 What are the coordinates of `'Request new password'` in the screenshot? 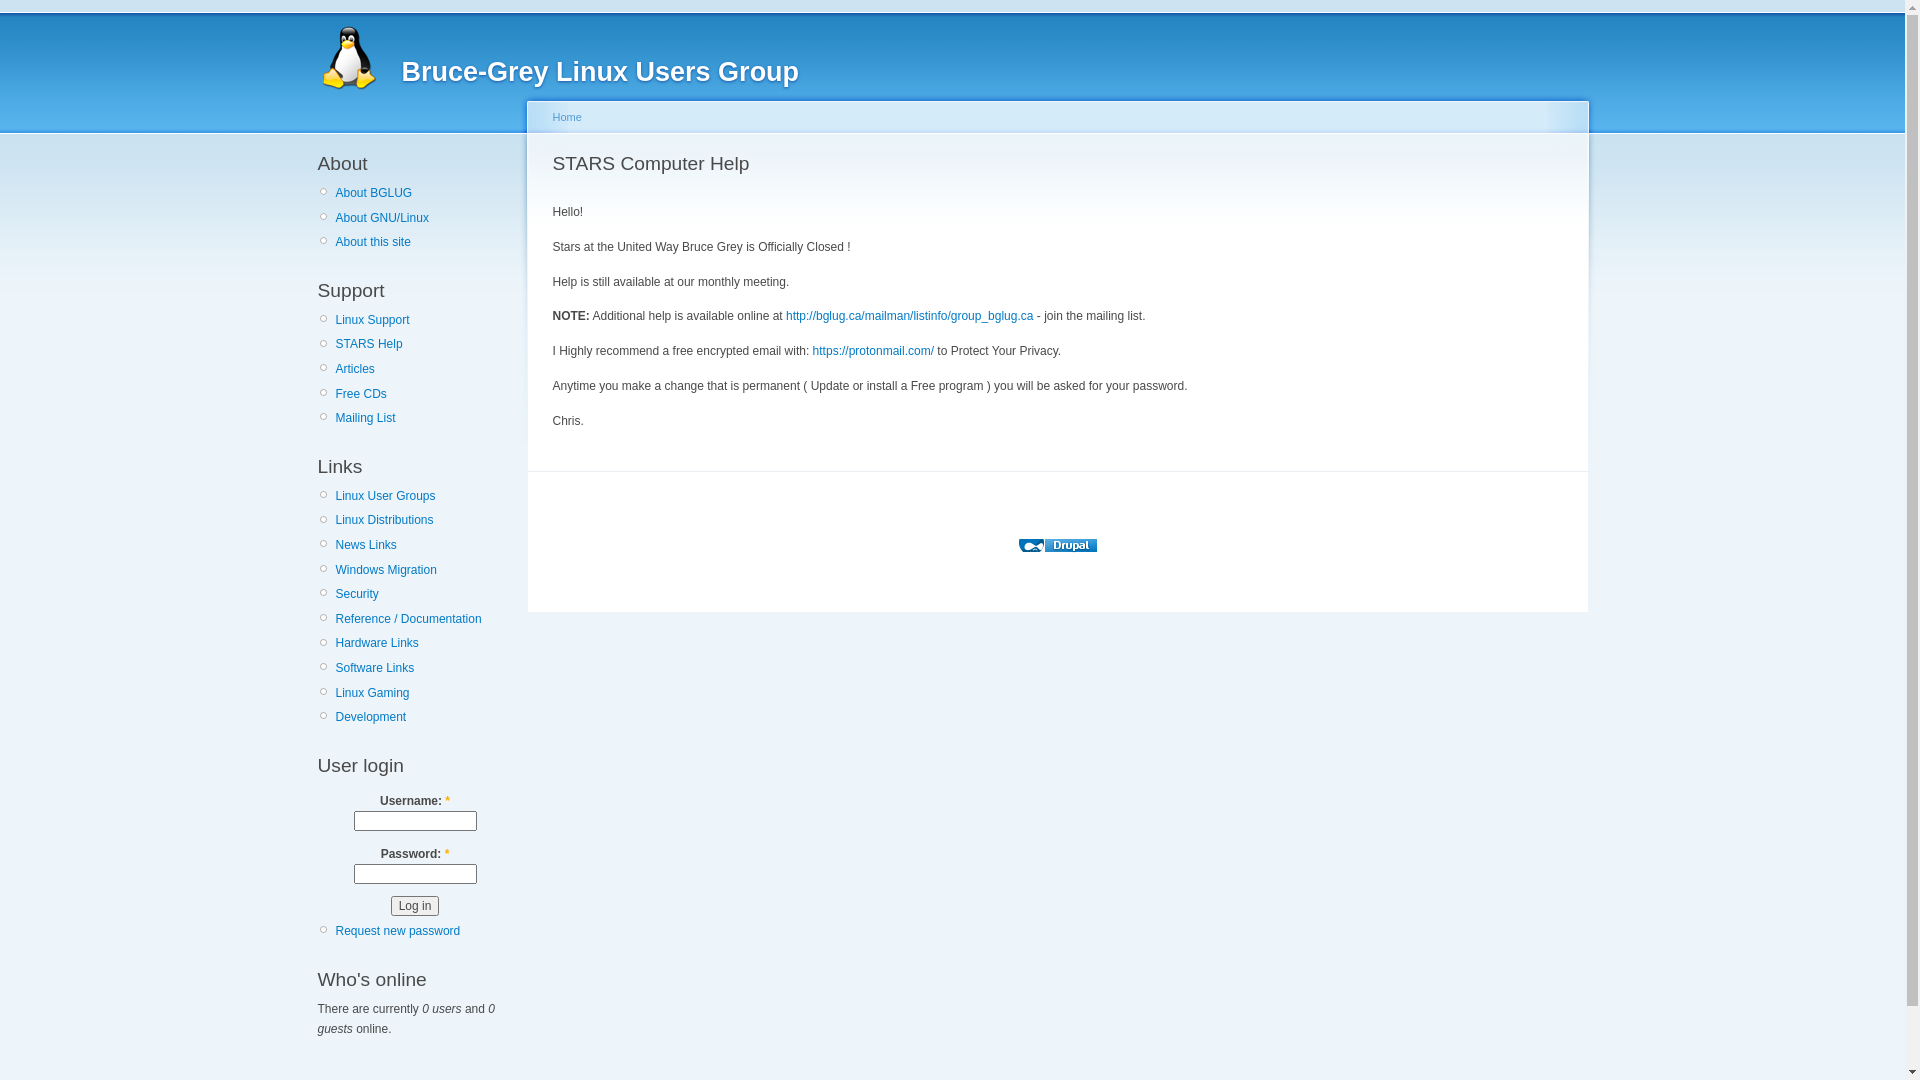 It's located at (398, 930).